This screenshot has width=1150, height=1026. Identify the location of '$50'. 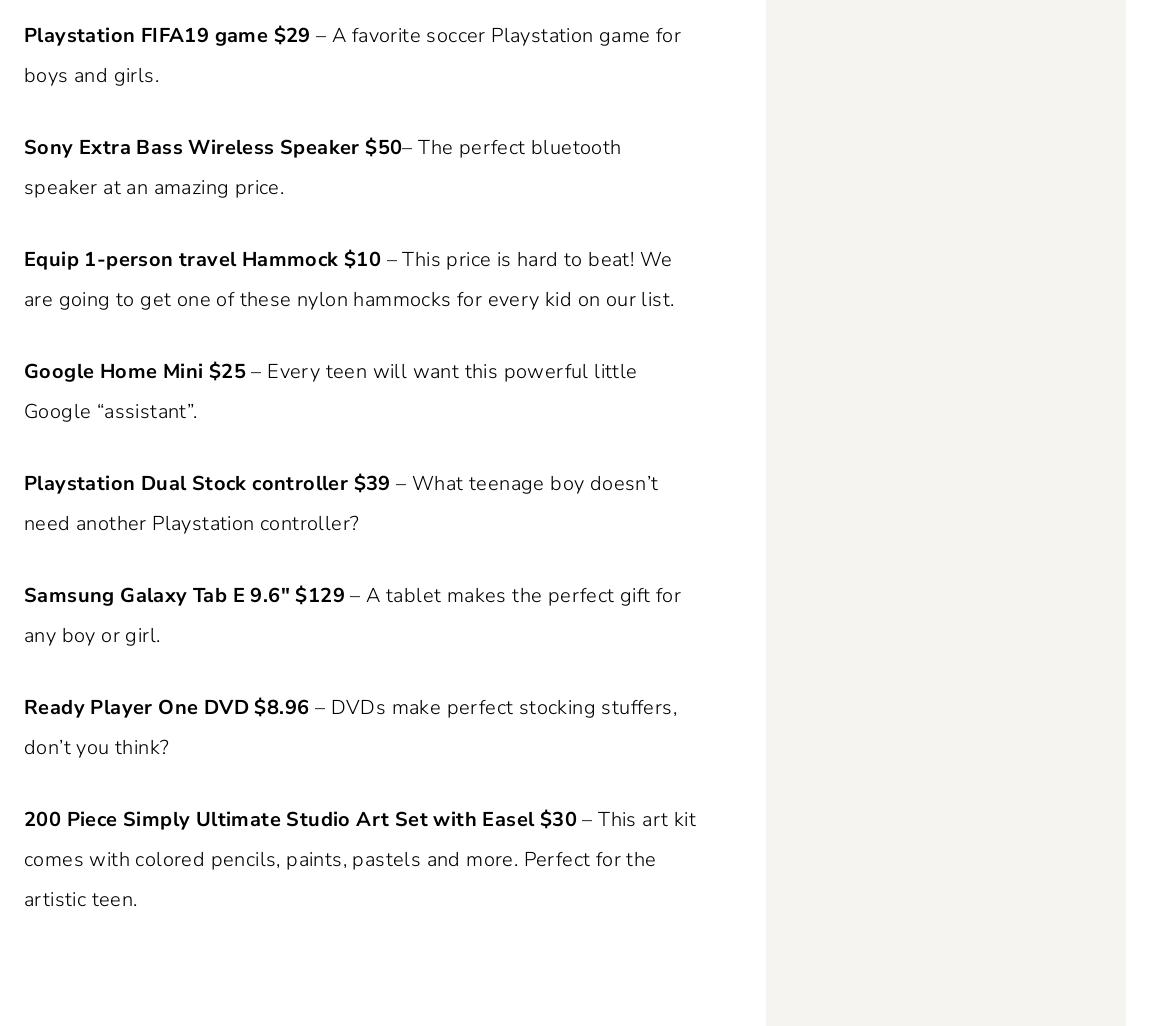
(383, 147).